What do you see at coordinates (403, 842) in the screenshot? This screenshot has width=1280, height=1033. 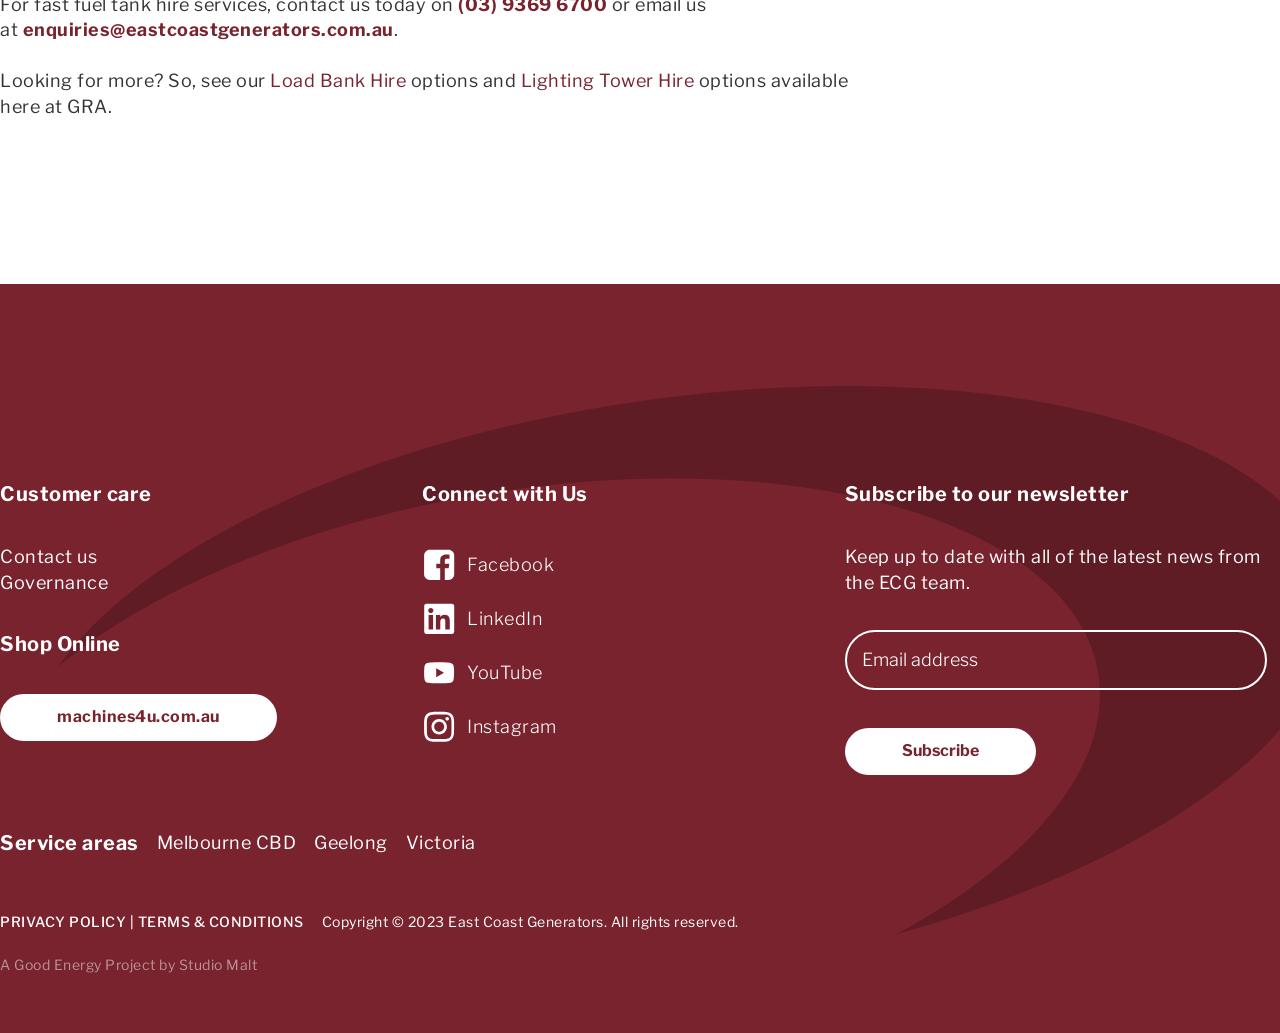 I see `'Victoria'` at bounding box center [403, 842].